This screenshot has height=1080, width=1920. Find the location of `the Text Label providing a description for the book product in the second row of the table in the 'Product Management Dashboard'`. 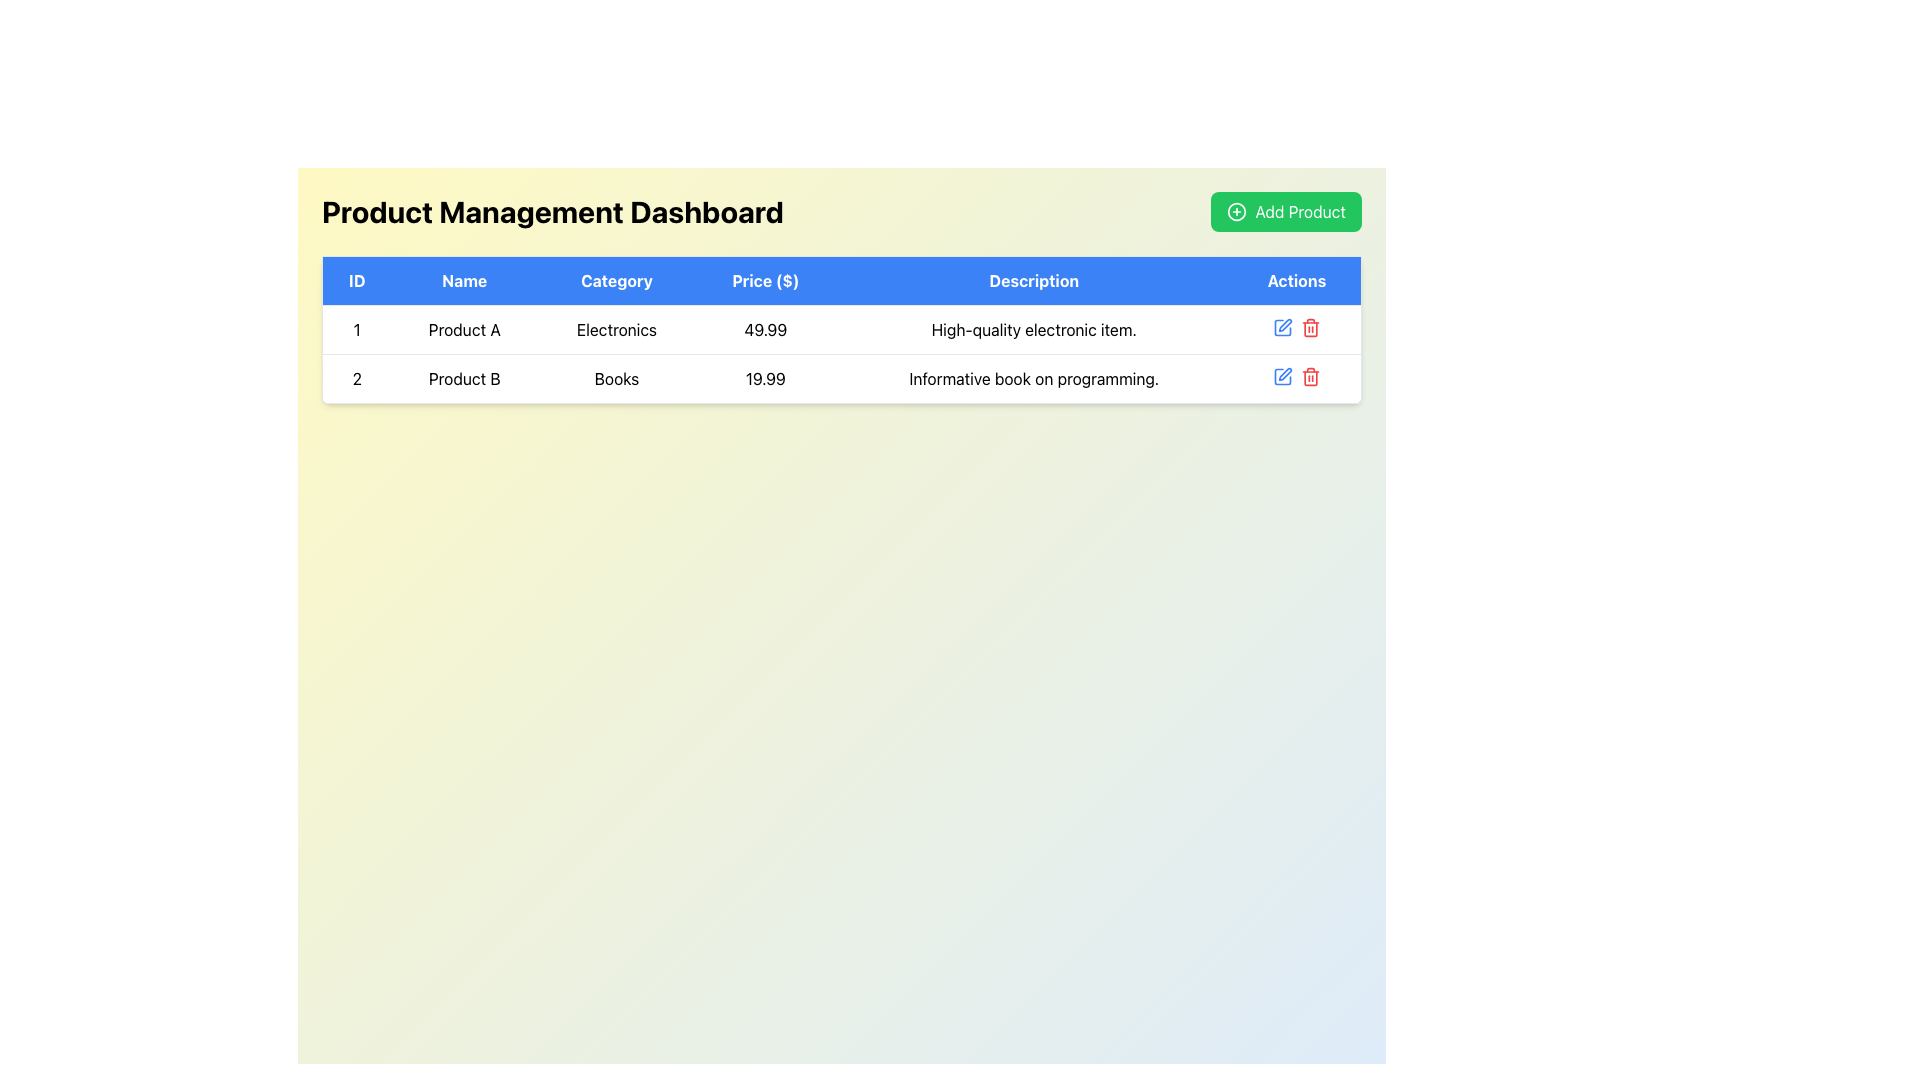

the Text Label providing a description for the book product in the second row of the table in the 'Product Management Dashboard' is located at coordinates (1034, 378).